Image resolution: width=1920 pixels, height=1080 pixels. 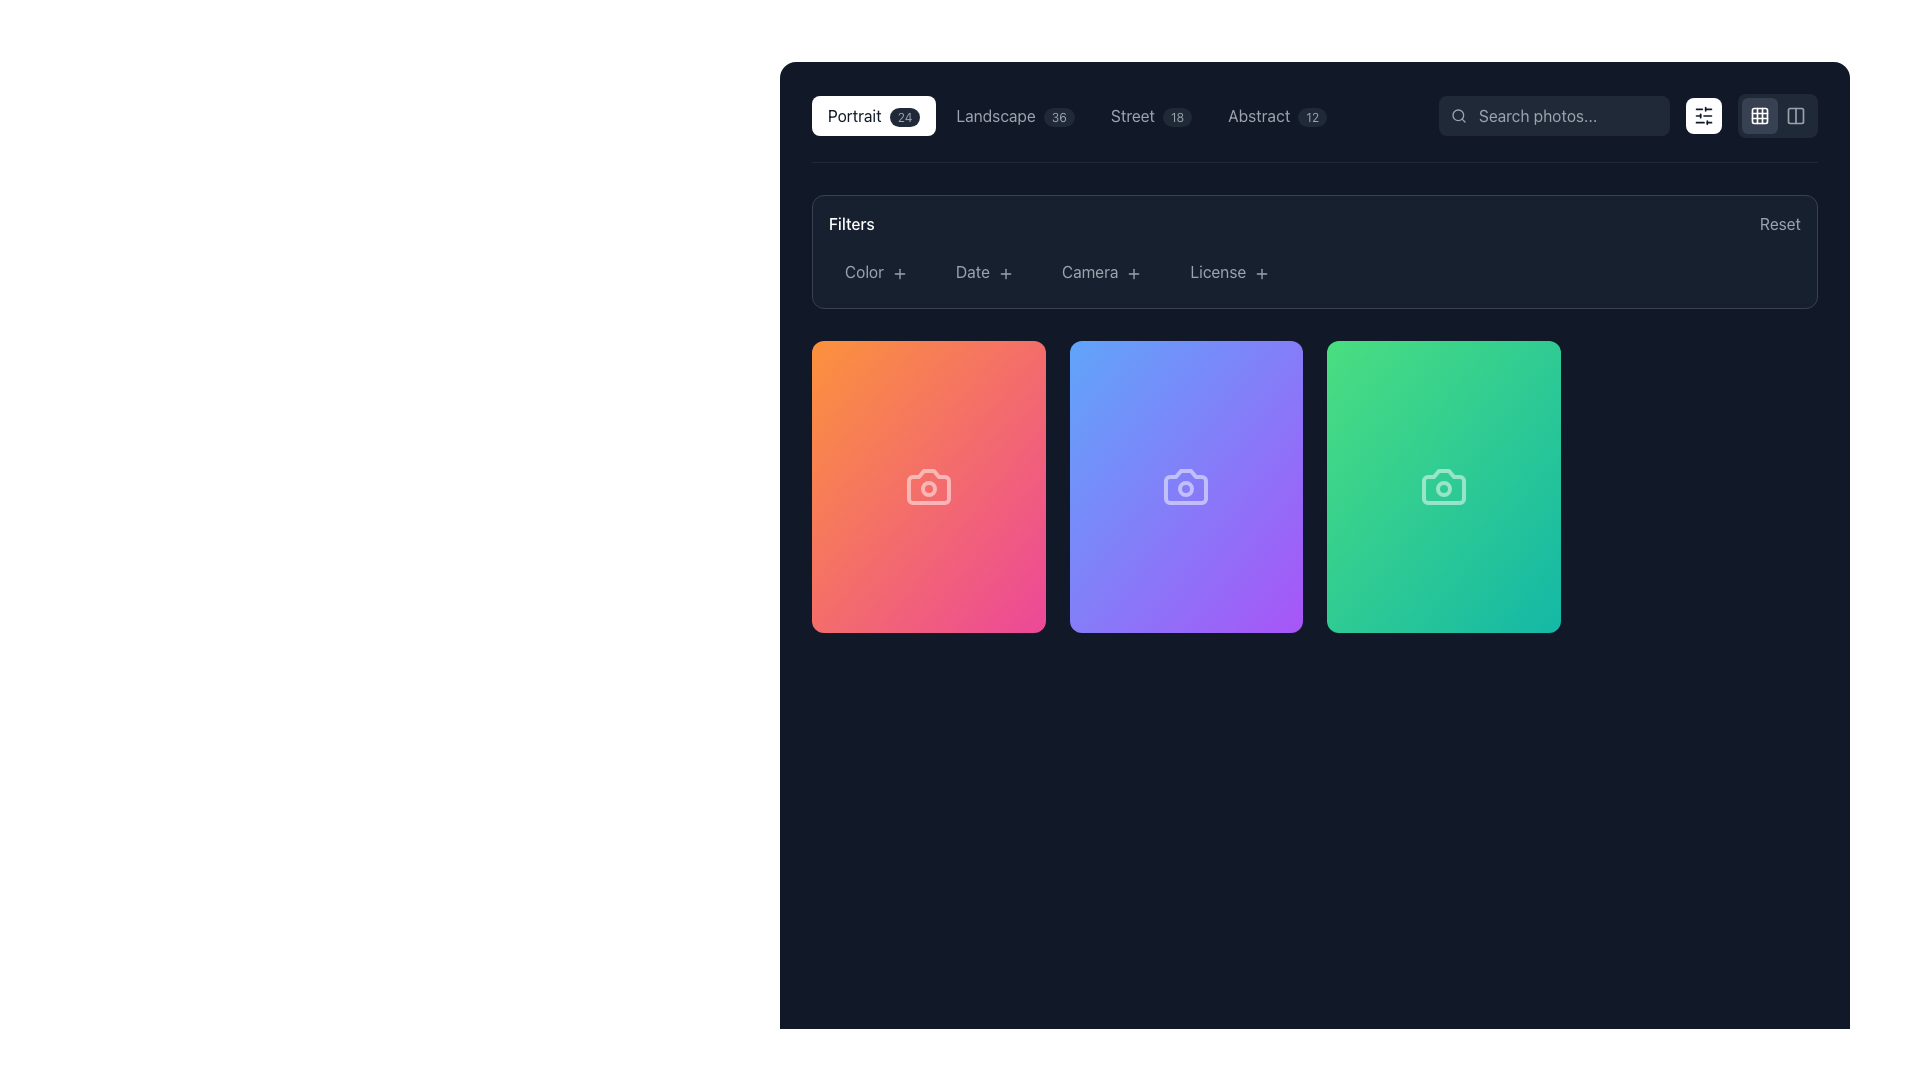 I want to click on the Text badge displaying '36' in light gray font, which is located in the top navigation bar, adjacent to the 'Landscape' label, so click(x=1058, y=117).